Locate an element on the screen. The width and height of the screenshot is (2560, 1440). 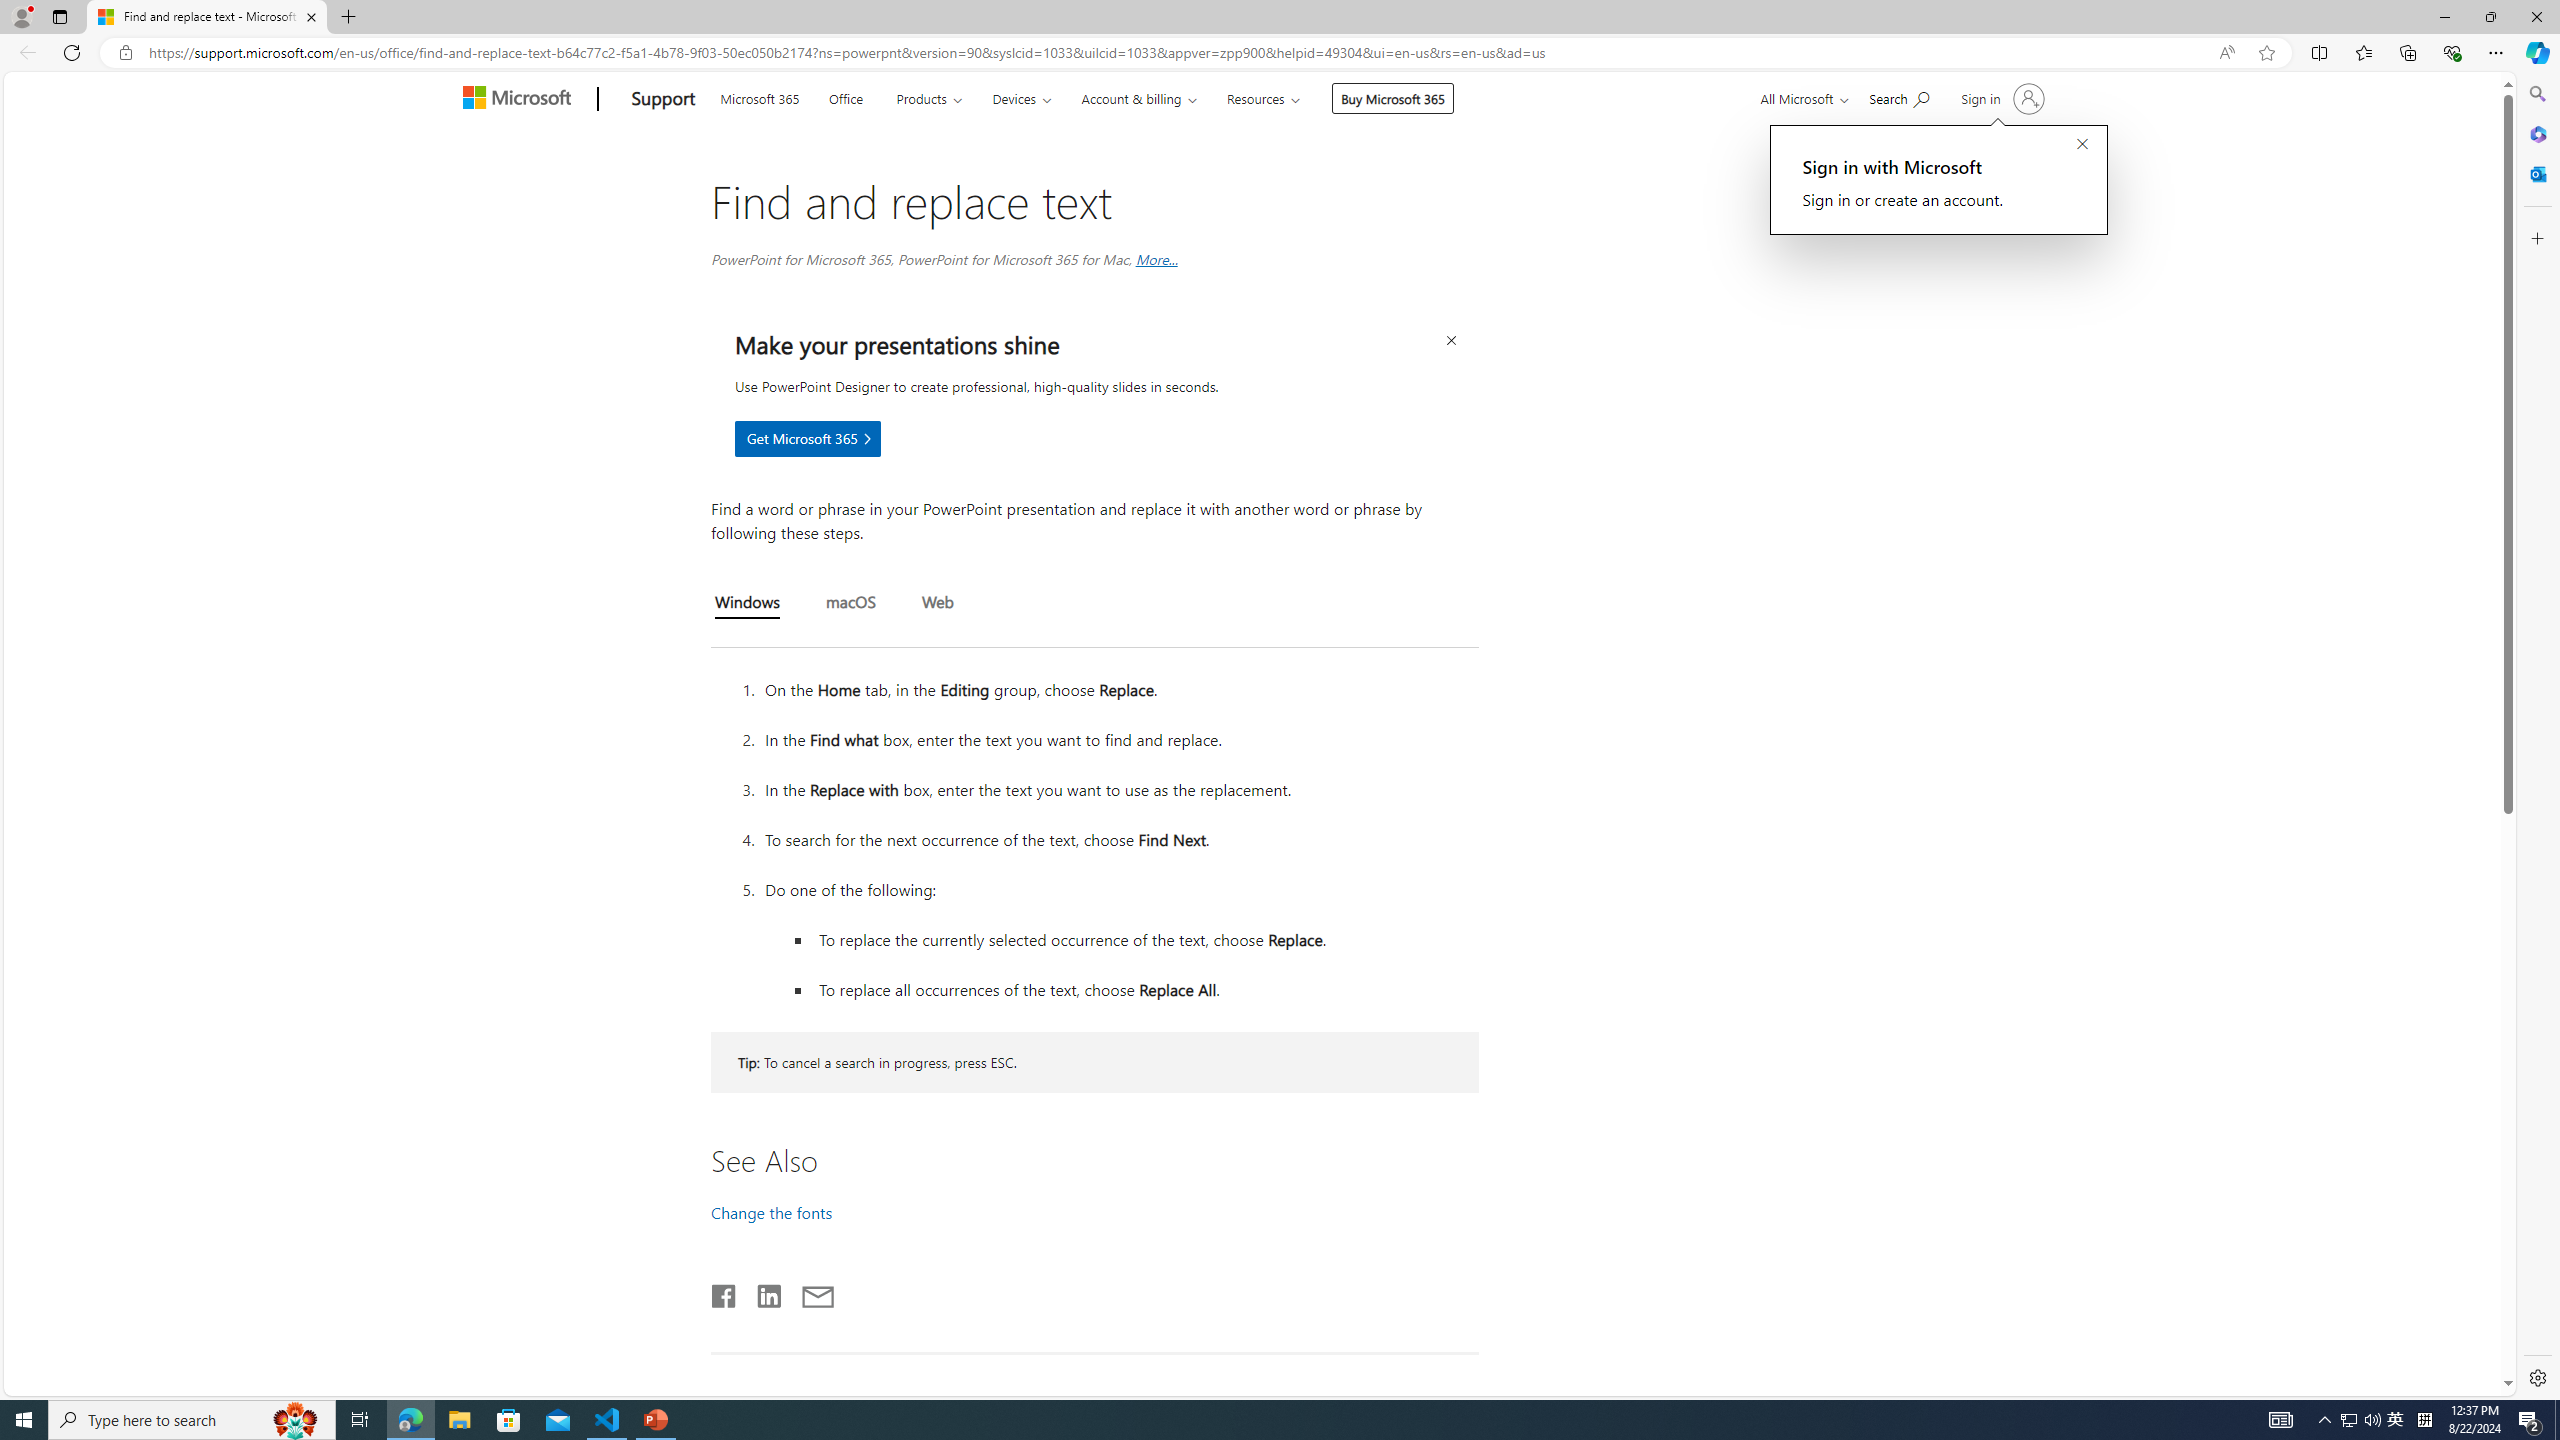
'On the Home tab, in the Editing group, choose Replace.' is located at coordinates (1117, 689).